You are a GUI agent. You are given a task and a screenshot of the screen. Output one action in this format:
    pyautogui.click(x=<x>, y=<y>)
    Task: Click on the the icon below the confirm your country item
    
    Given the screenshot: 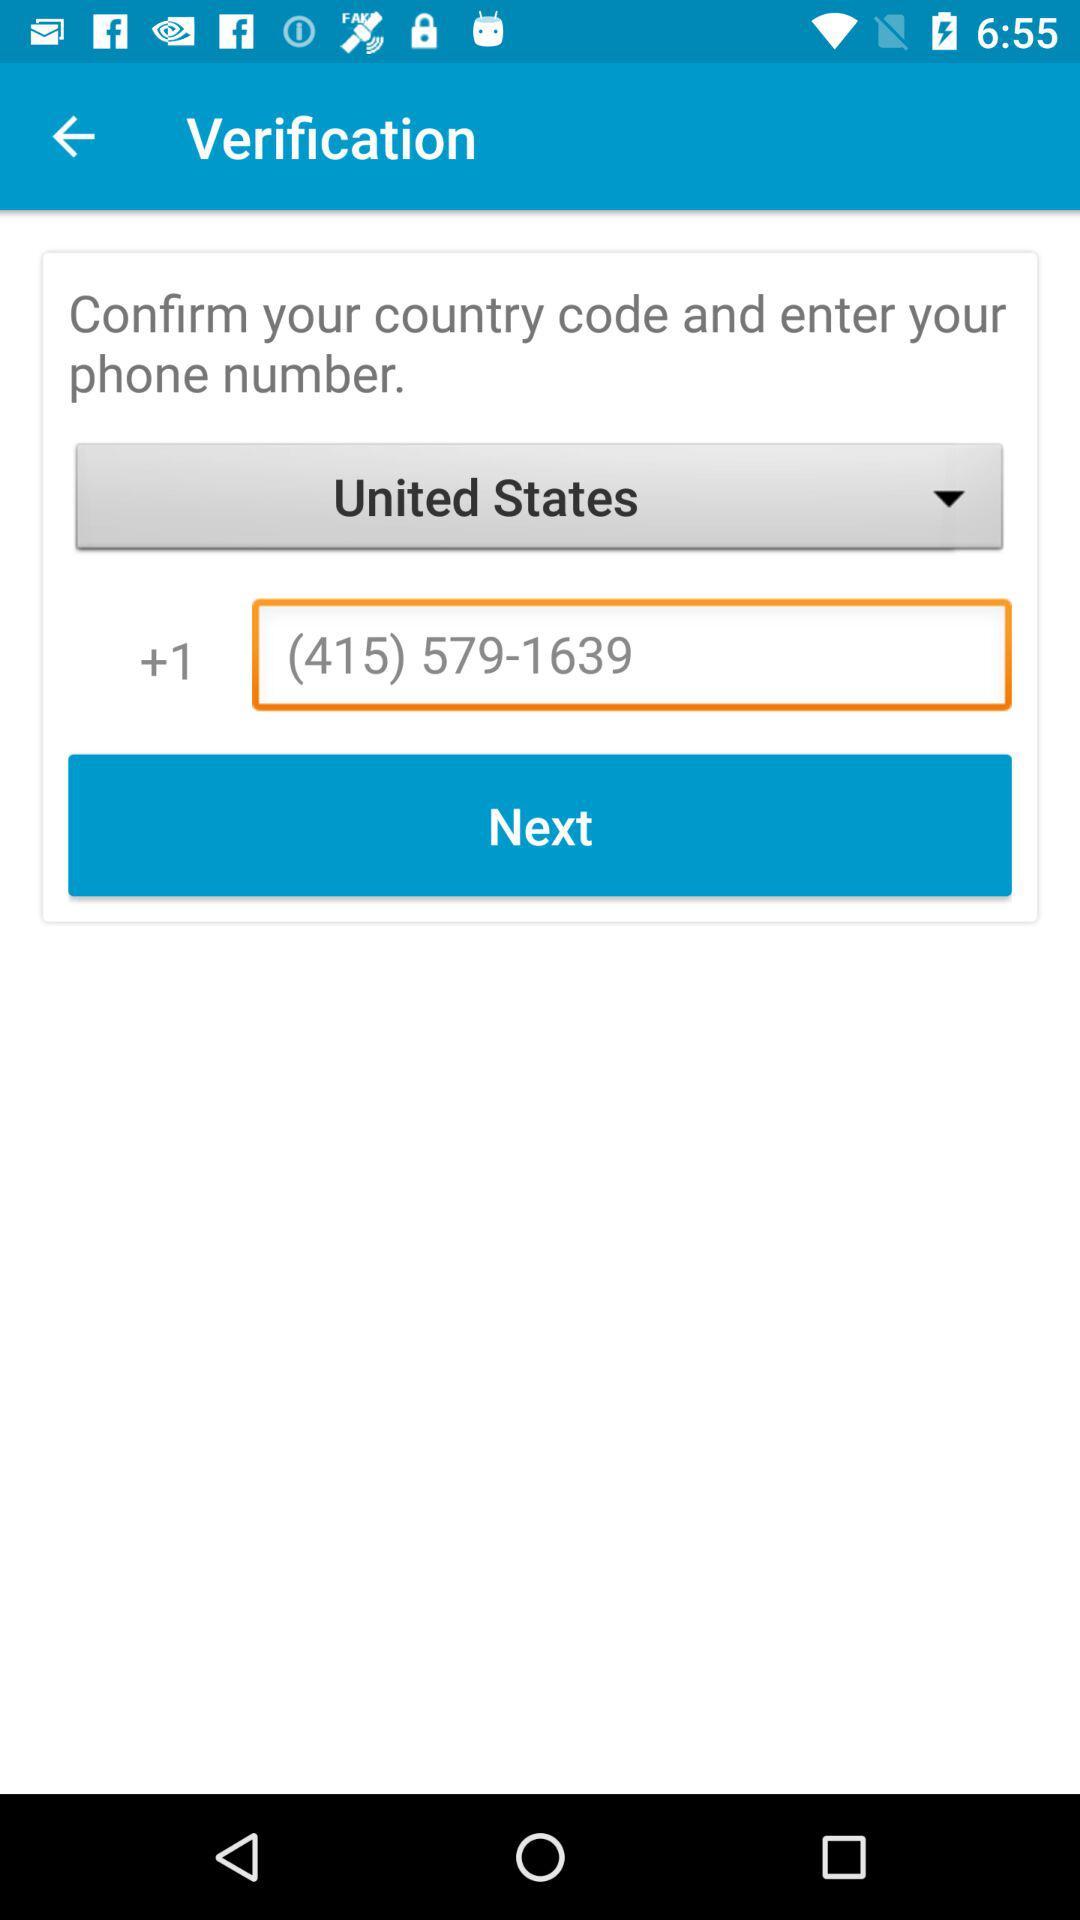 What is the action you would take?
    pyautogui.click(x=540, y=501)
    